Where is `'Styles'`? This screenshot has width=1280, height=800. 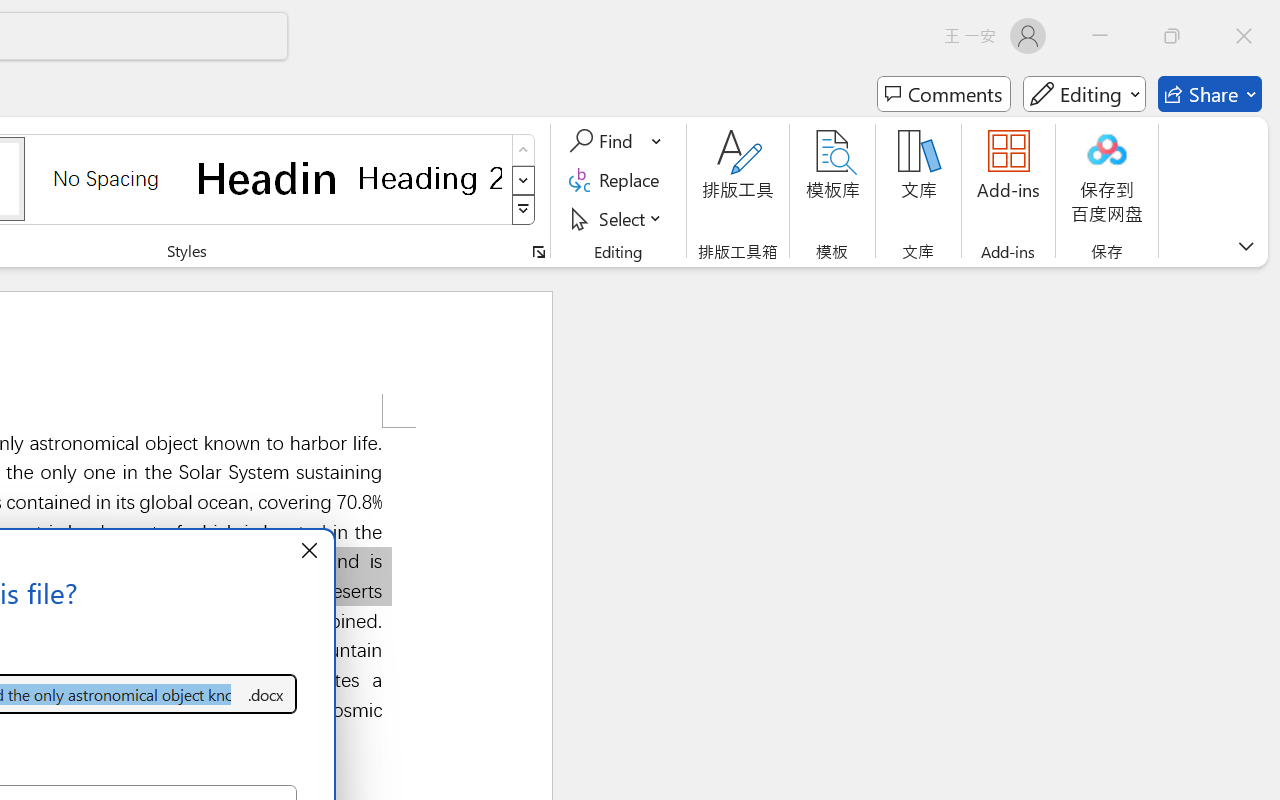 'Styles' is located at coordinates (523, 210).